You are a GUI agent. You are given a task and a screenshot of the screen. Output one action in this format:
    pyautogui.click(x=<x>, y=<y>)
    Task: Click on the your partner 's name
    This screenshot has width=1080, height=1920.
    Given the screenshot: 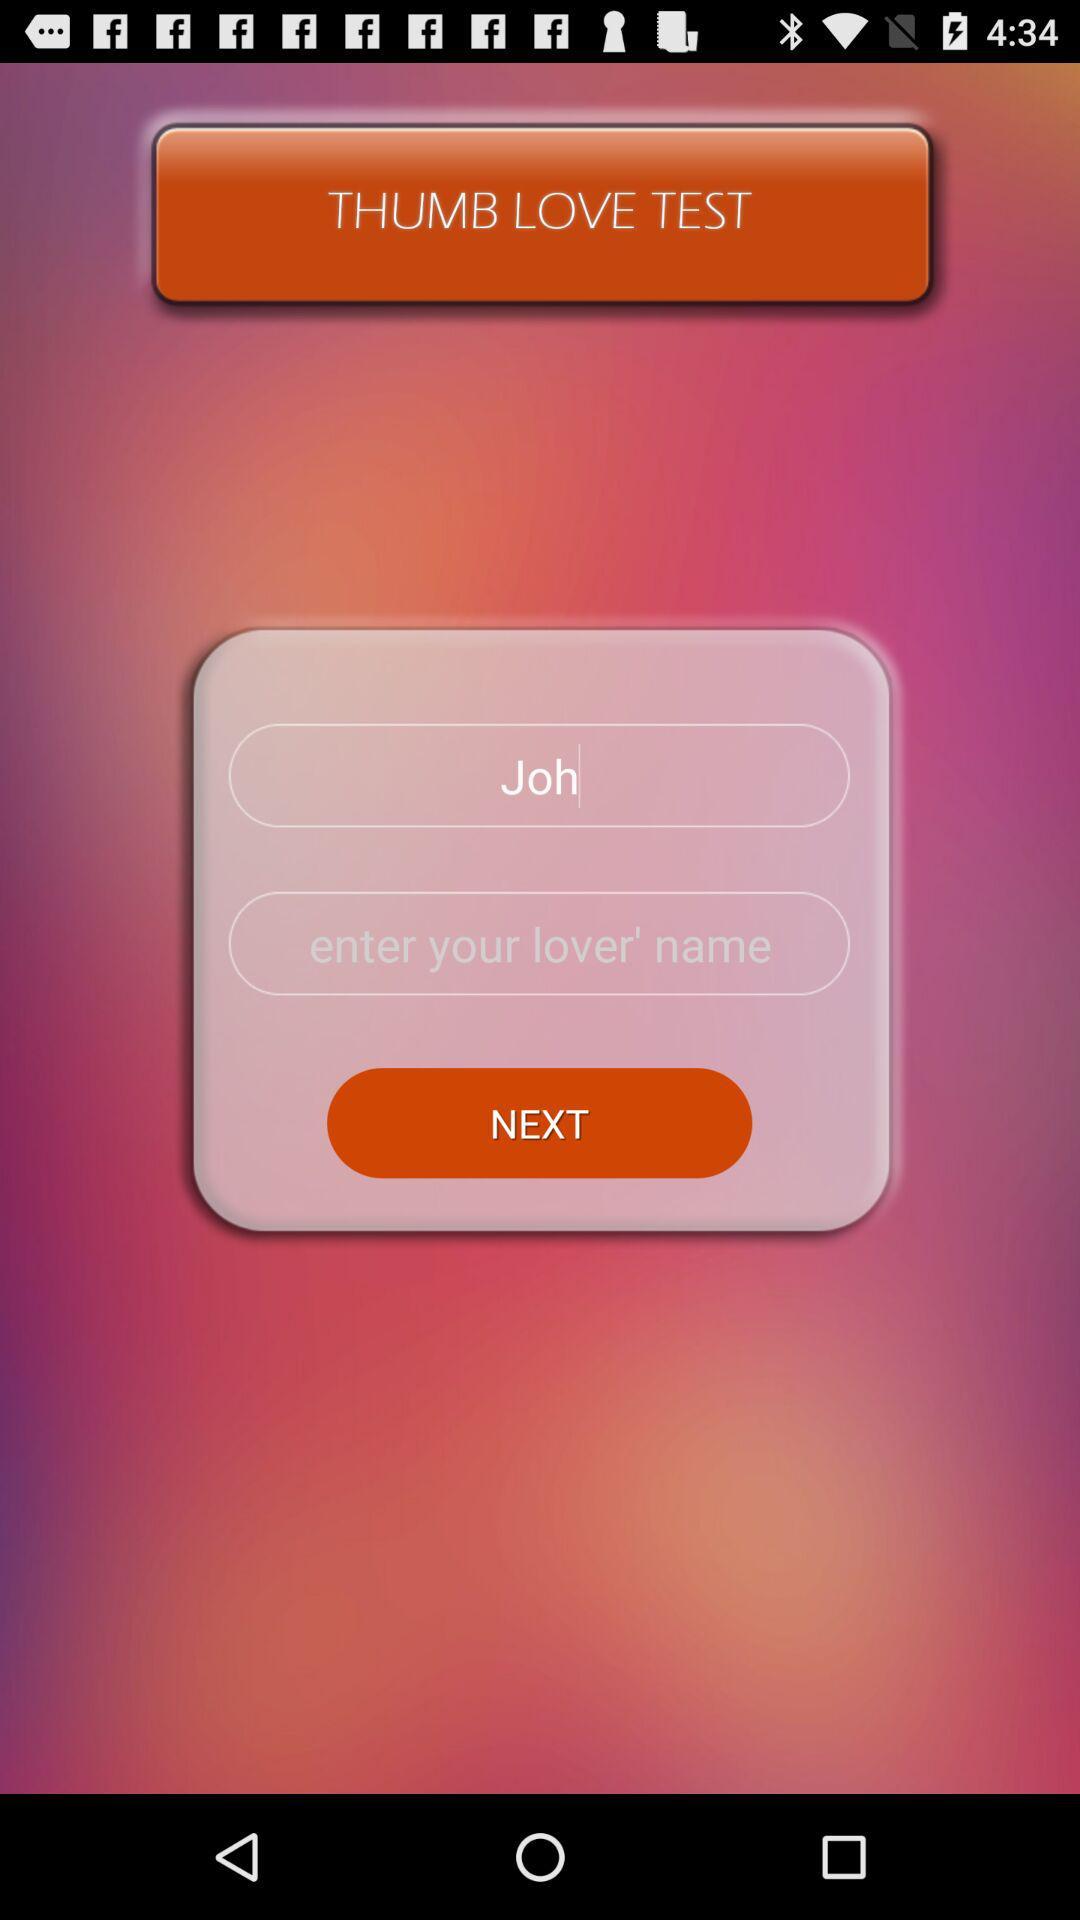 What is the action you would take?
    pyautogui.click(x=540, y=943)
    